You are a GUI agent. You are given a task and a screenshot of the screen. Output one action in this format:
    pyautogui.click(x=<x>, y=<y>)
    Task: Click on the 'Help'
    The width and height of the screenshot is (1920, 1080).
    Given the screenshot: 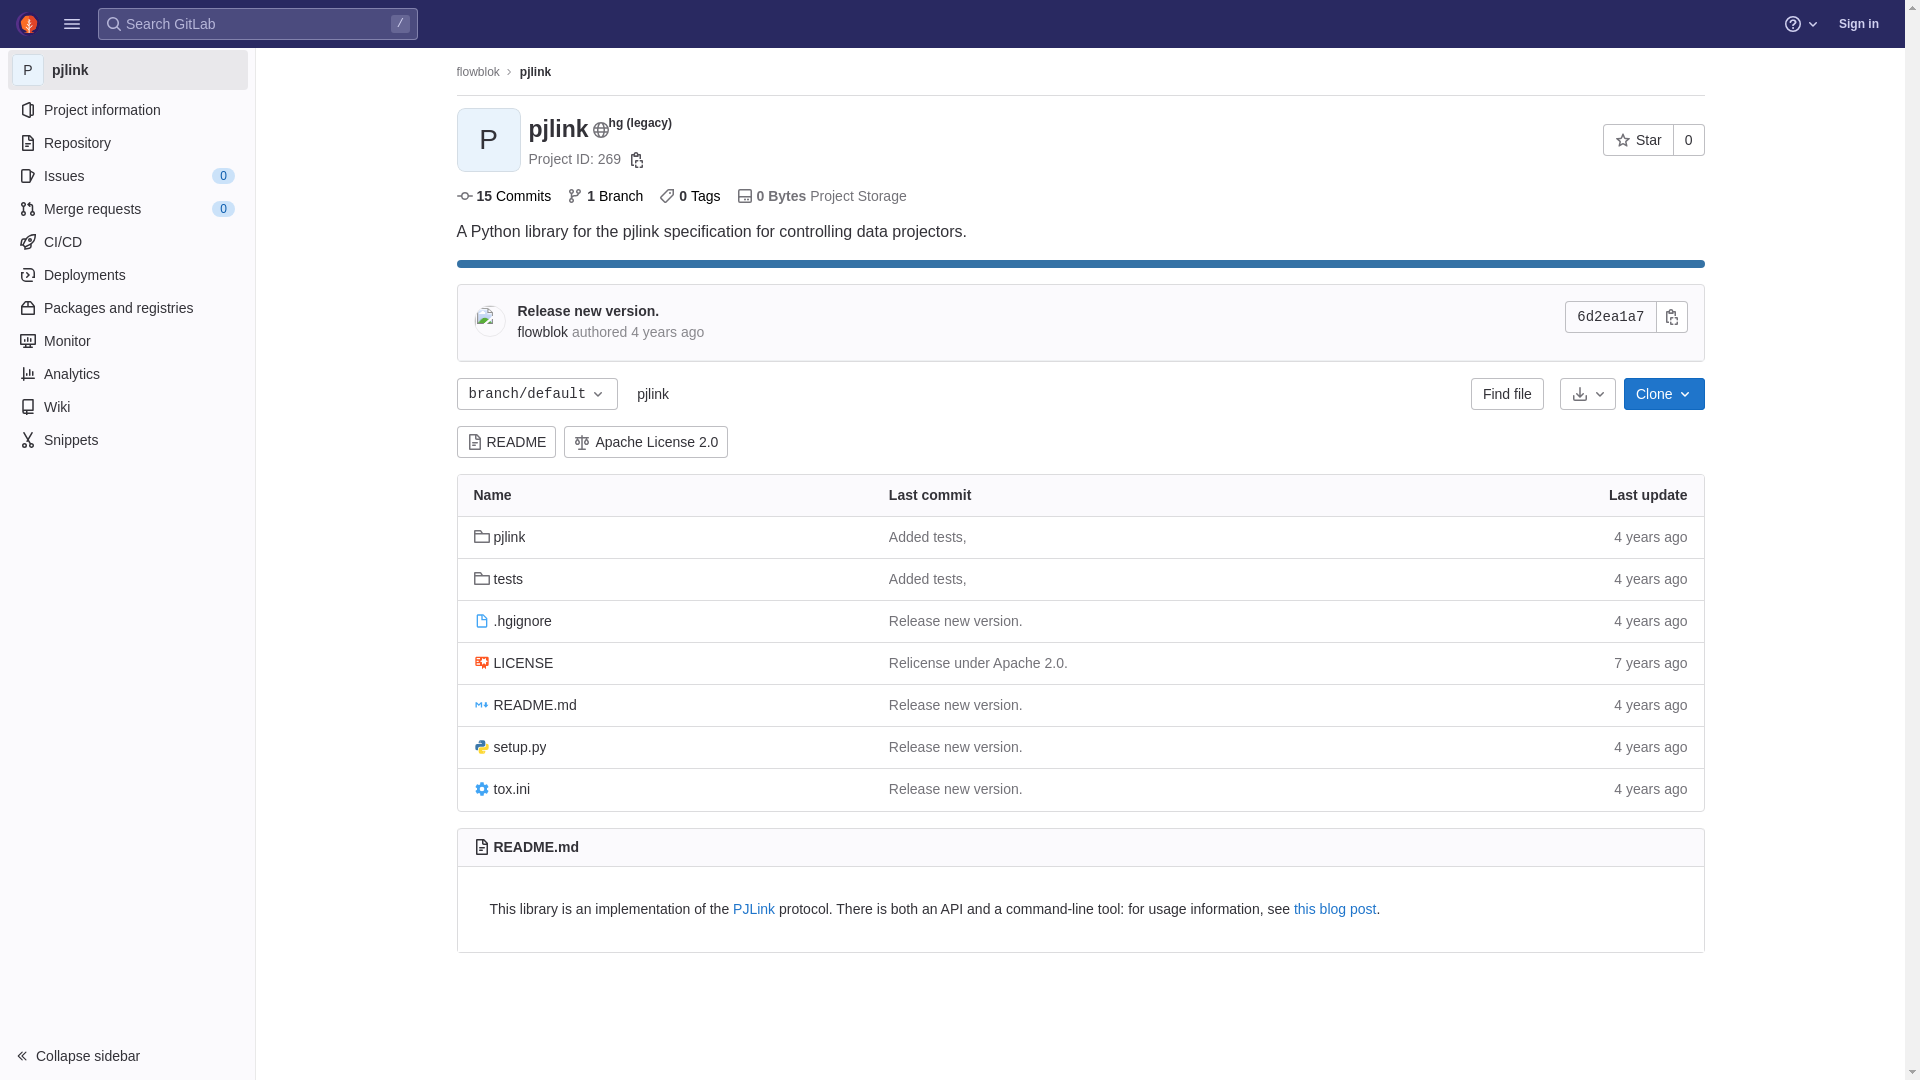 What is the action you would take?
    pyautogui.click(x=1803, y=23)
    